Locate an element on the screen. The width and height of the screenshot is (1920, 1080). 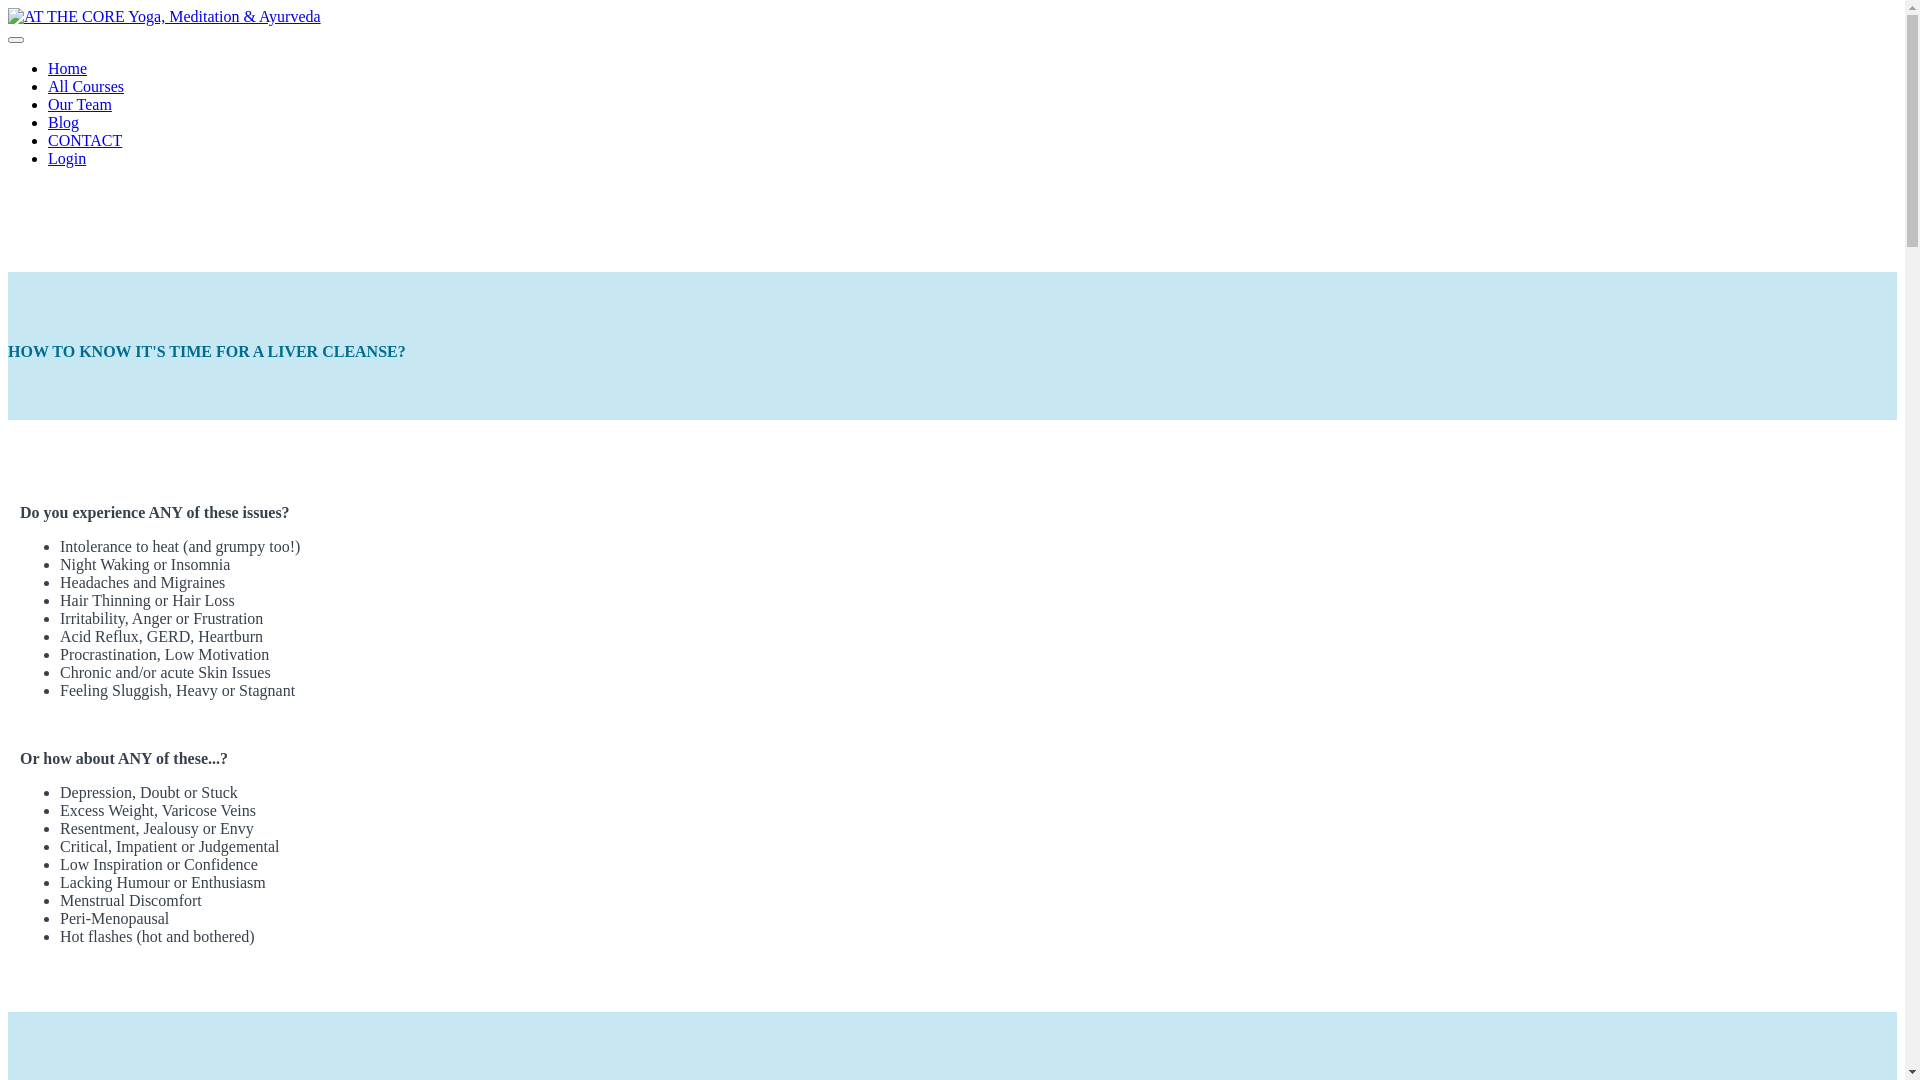
'Home' is located at coordinates (67, 67).